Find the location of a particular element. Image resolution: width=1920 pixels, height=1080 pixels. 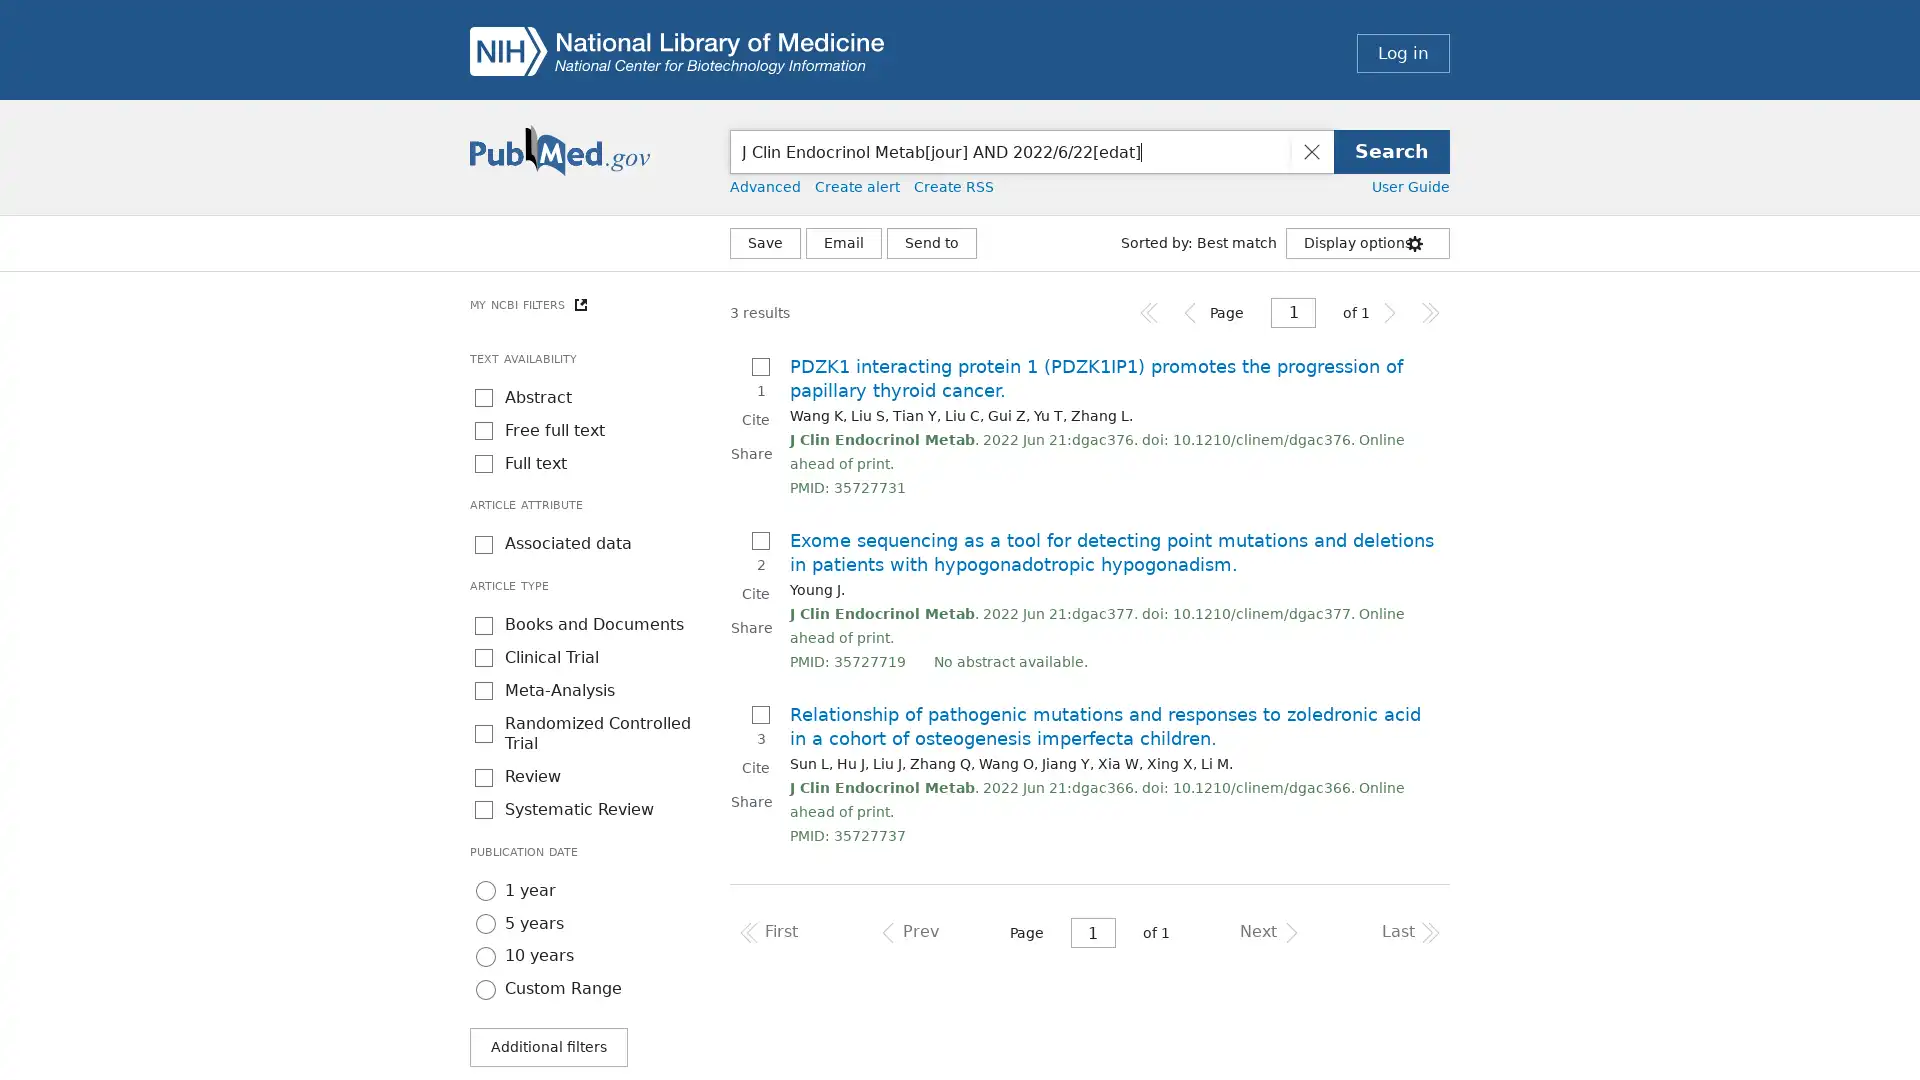

Create RSS is located at coordinates (953, 186).